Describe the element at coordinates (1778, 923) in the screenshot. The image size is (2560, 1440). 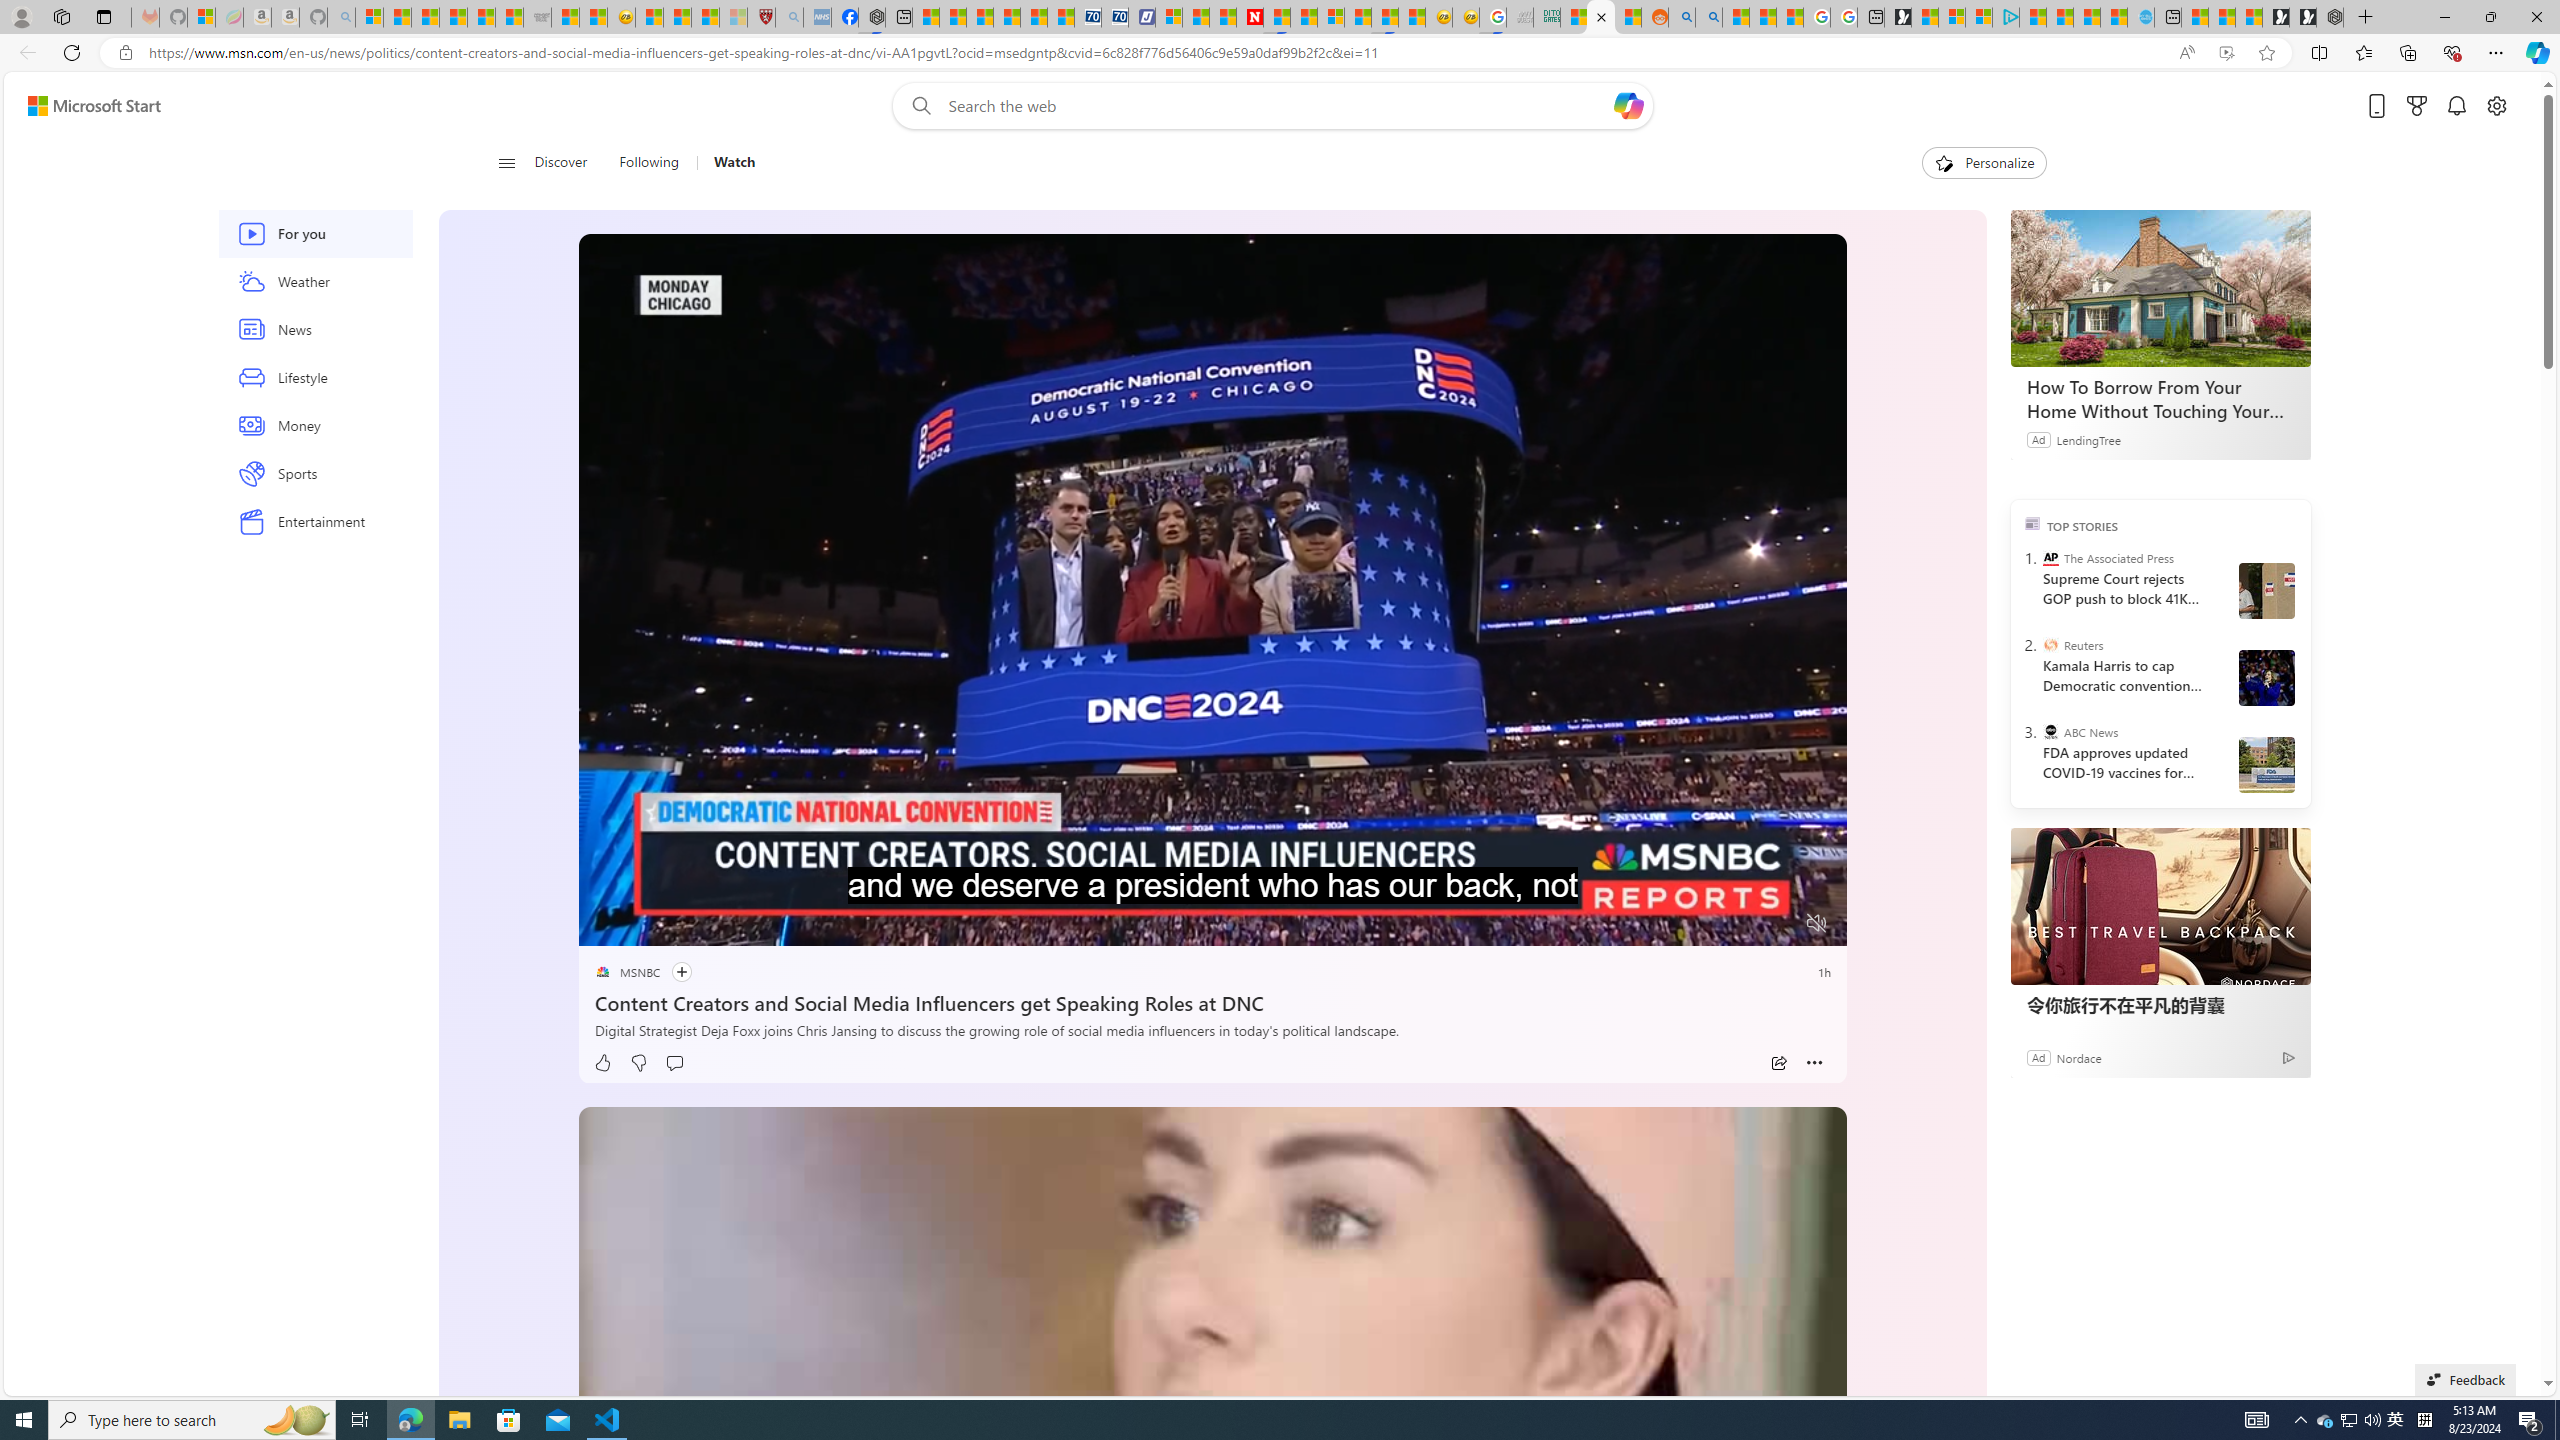
I see `'Fullscreen'` at that location.